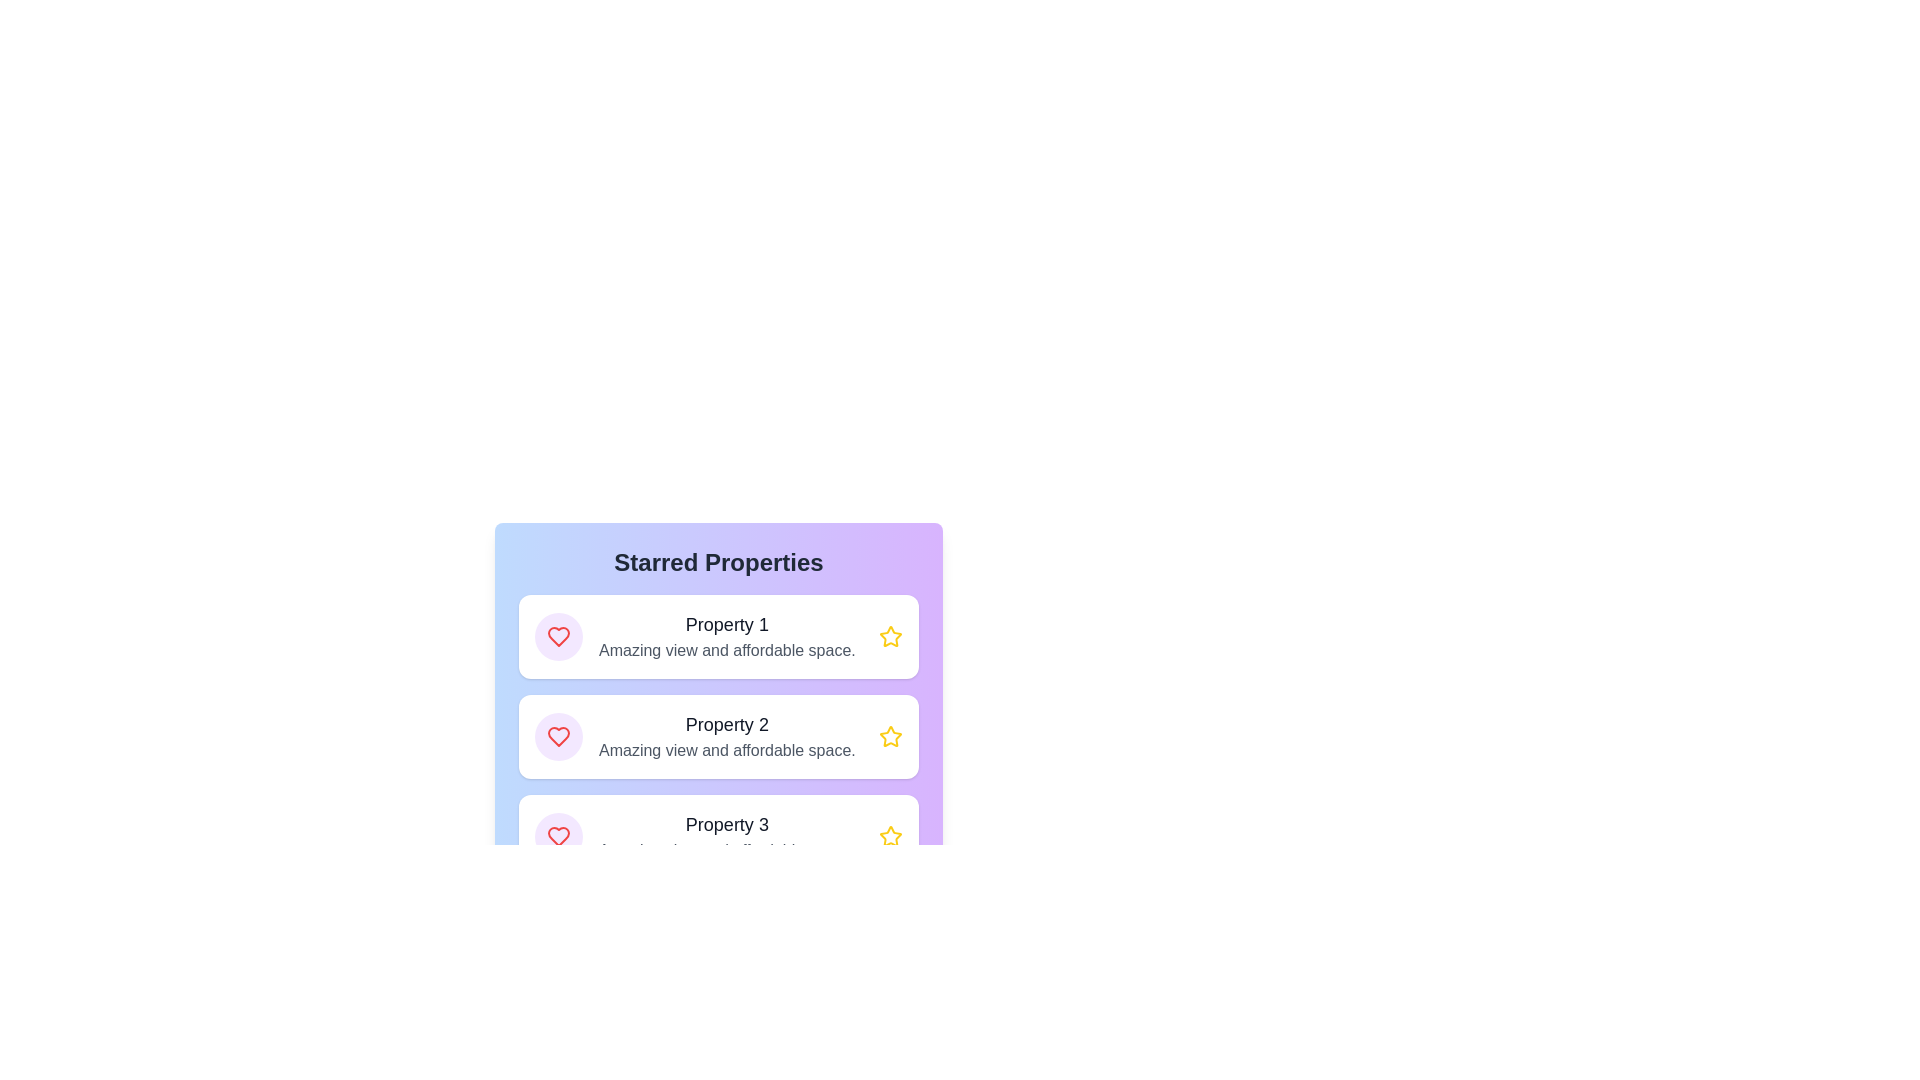  I want to click on the second Information Card in the vertically stacked list of property listings, which displays the property's name and tagline, so click(719, 736).